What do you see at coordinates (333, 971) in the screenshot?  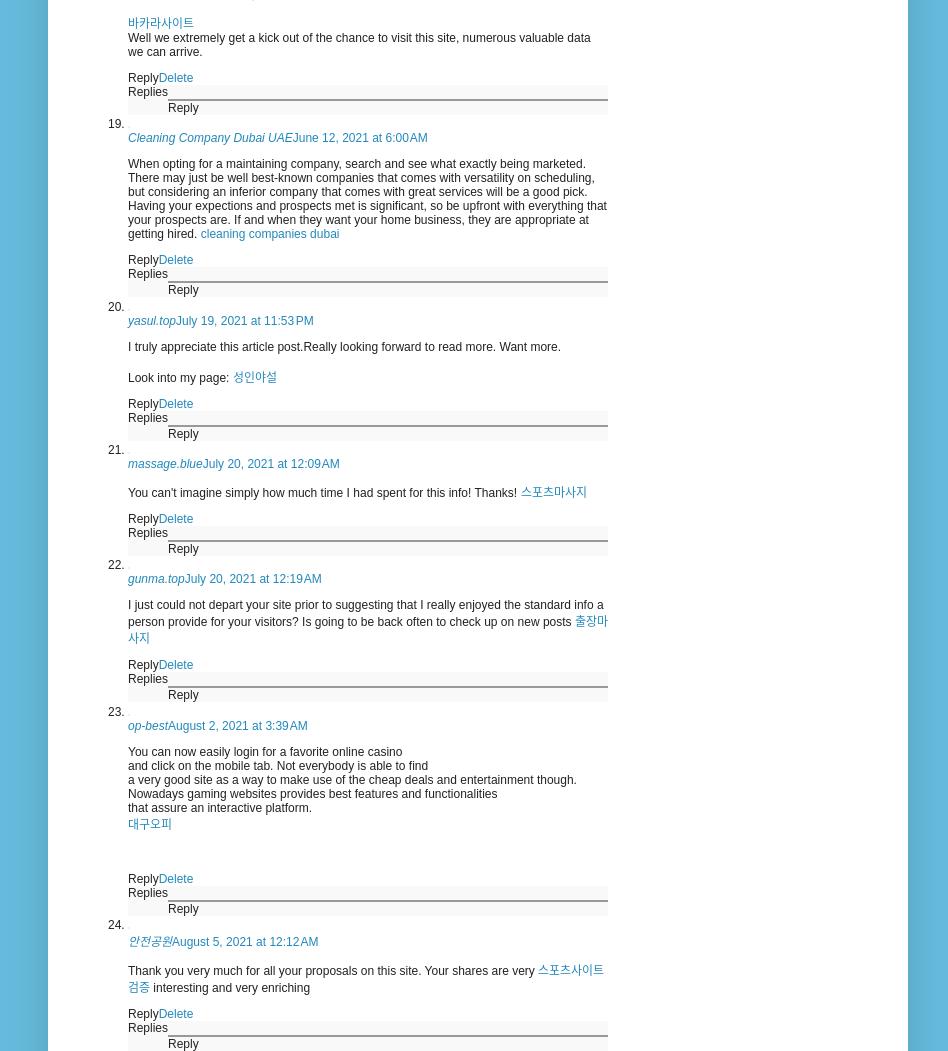 I see `'Thank you very much for all your proposals on this site. Your shares are very'` at bounding box center [333, 971].